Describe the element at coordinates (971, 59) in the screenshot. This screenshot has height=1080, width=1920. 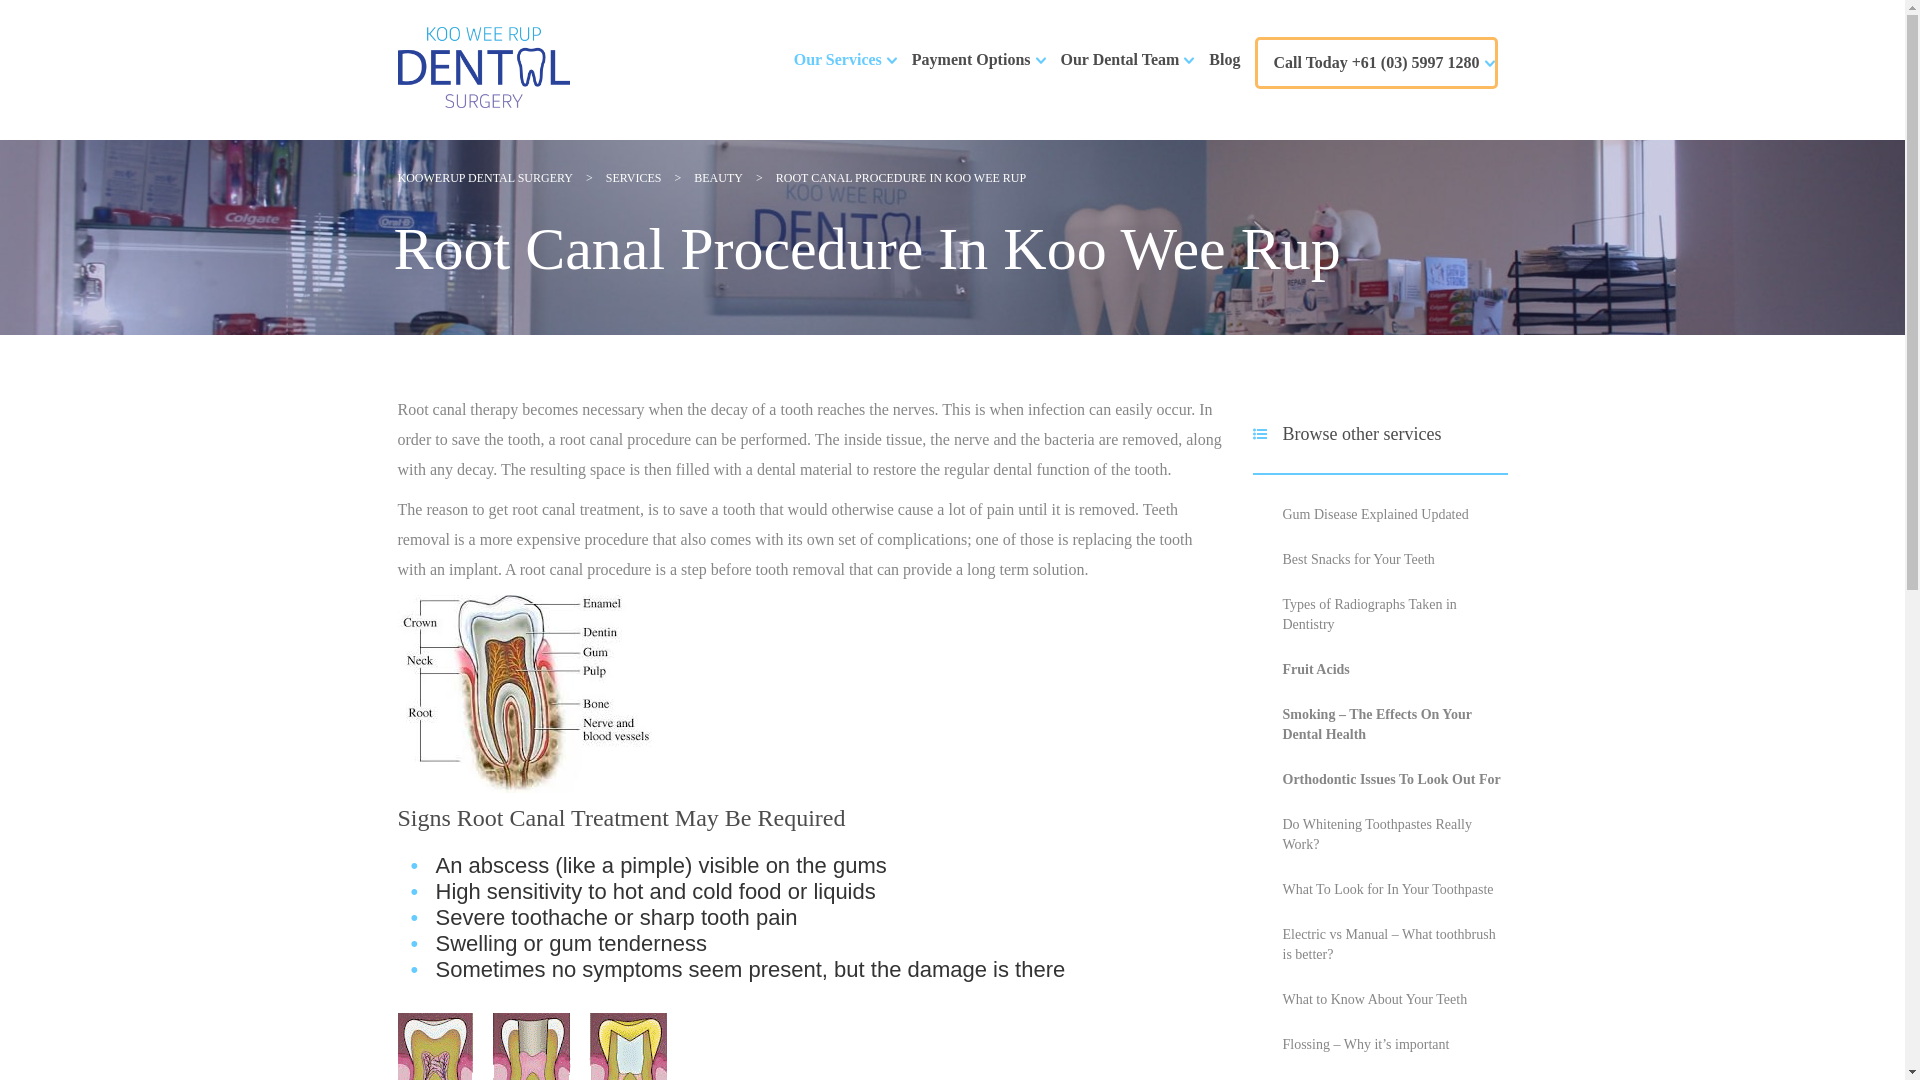
I see `'Payment Options'` at that location.